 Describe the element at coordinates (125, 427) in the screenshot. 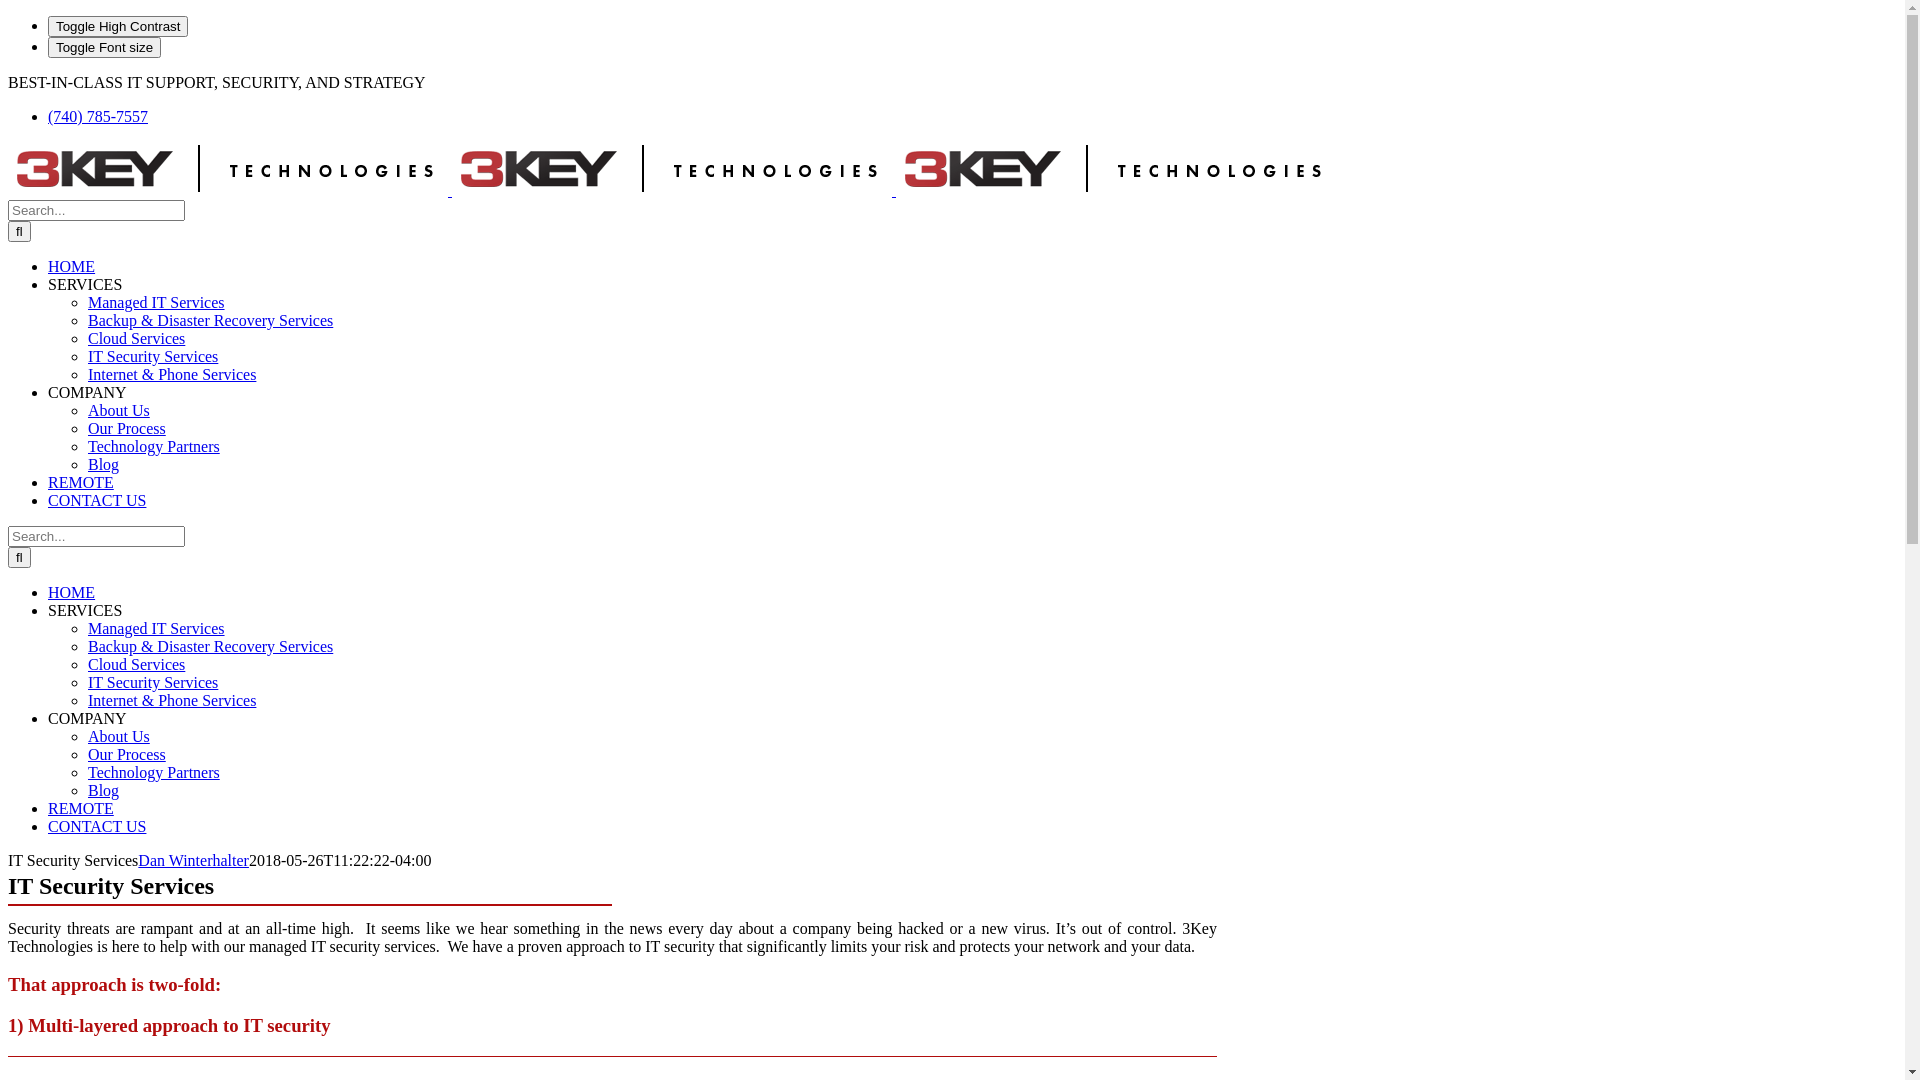

I see `'Our Process'` at that location.